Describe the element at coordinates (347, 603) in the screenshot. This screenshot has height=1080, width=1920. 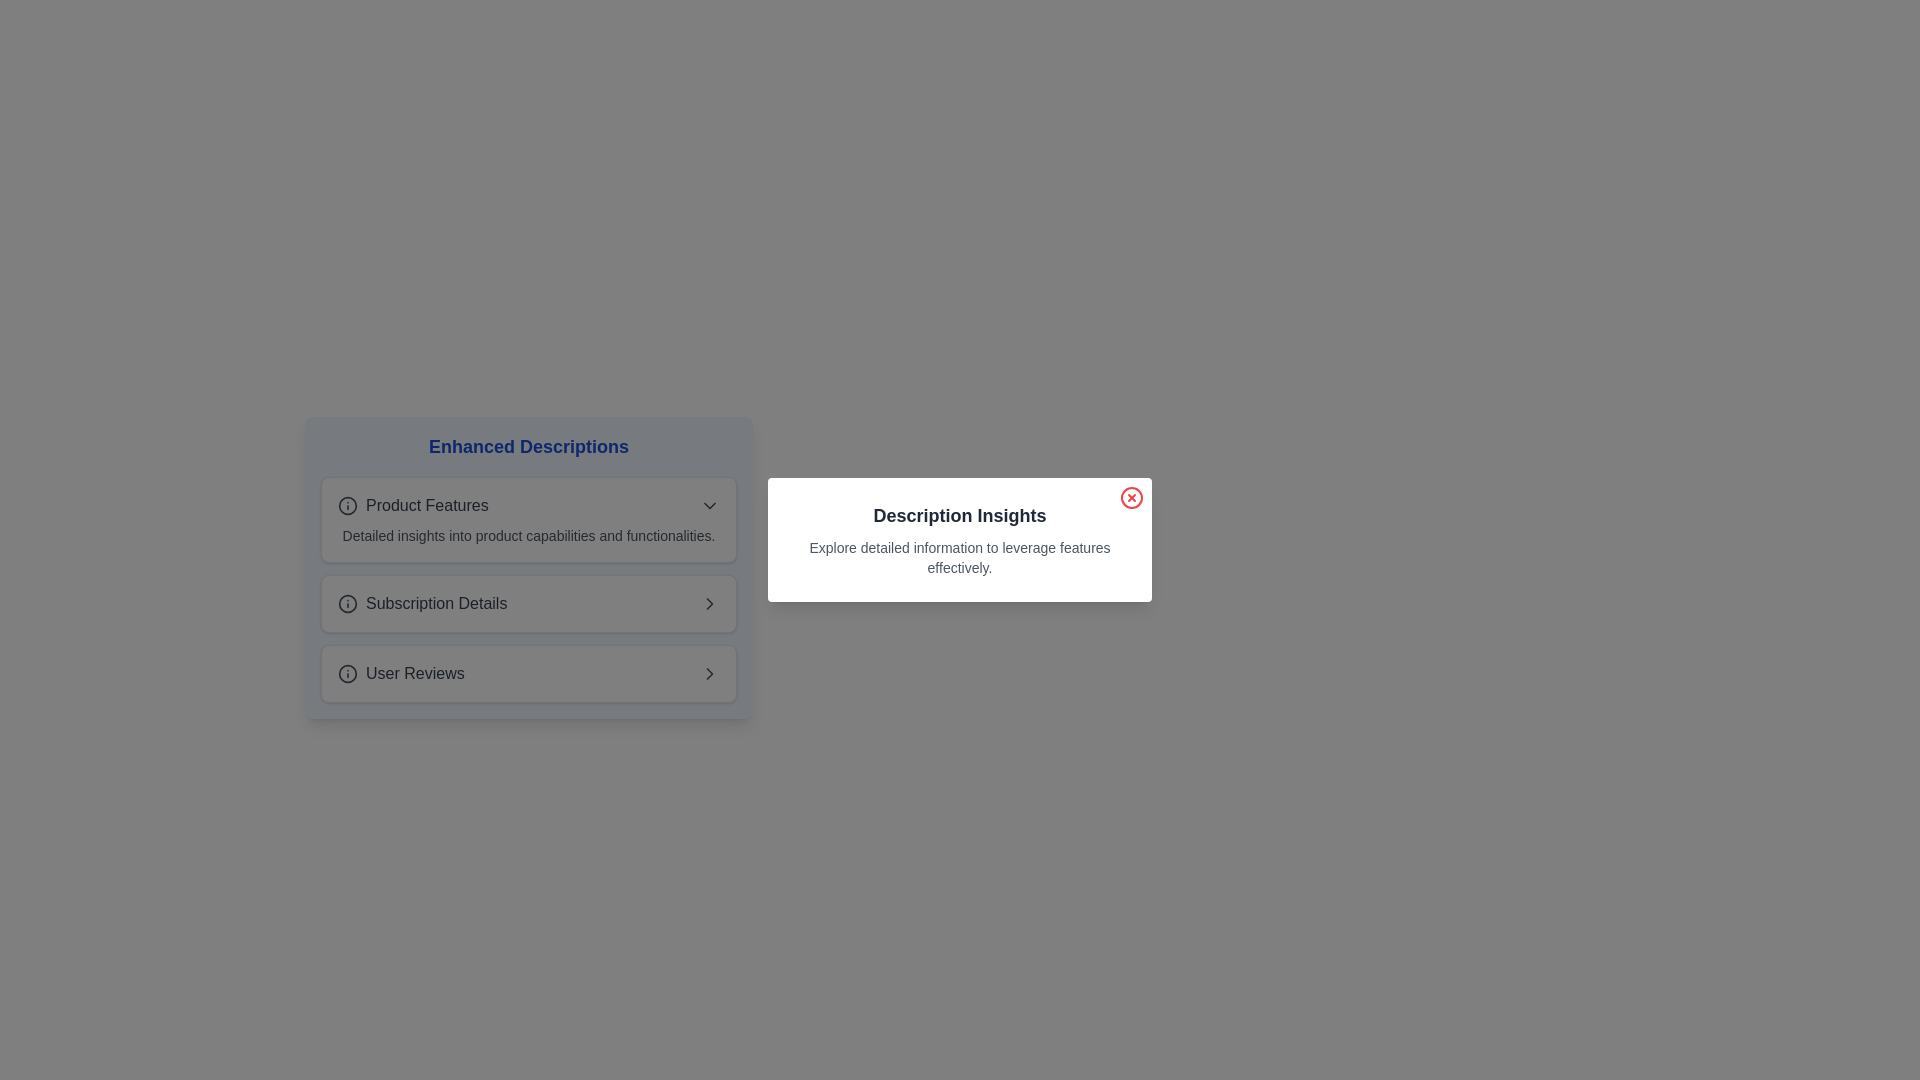
I see `the circular SVG component that serves as a decorative representation, located in the middle of an icon group near the text 'Subscription Details'` at that location.